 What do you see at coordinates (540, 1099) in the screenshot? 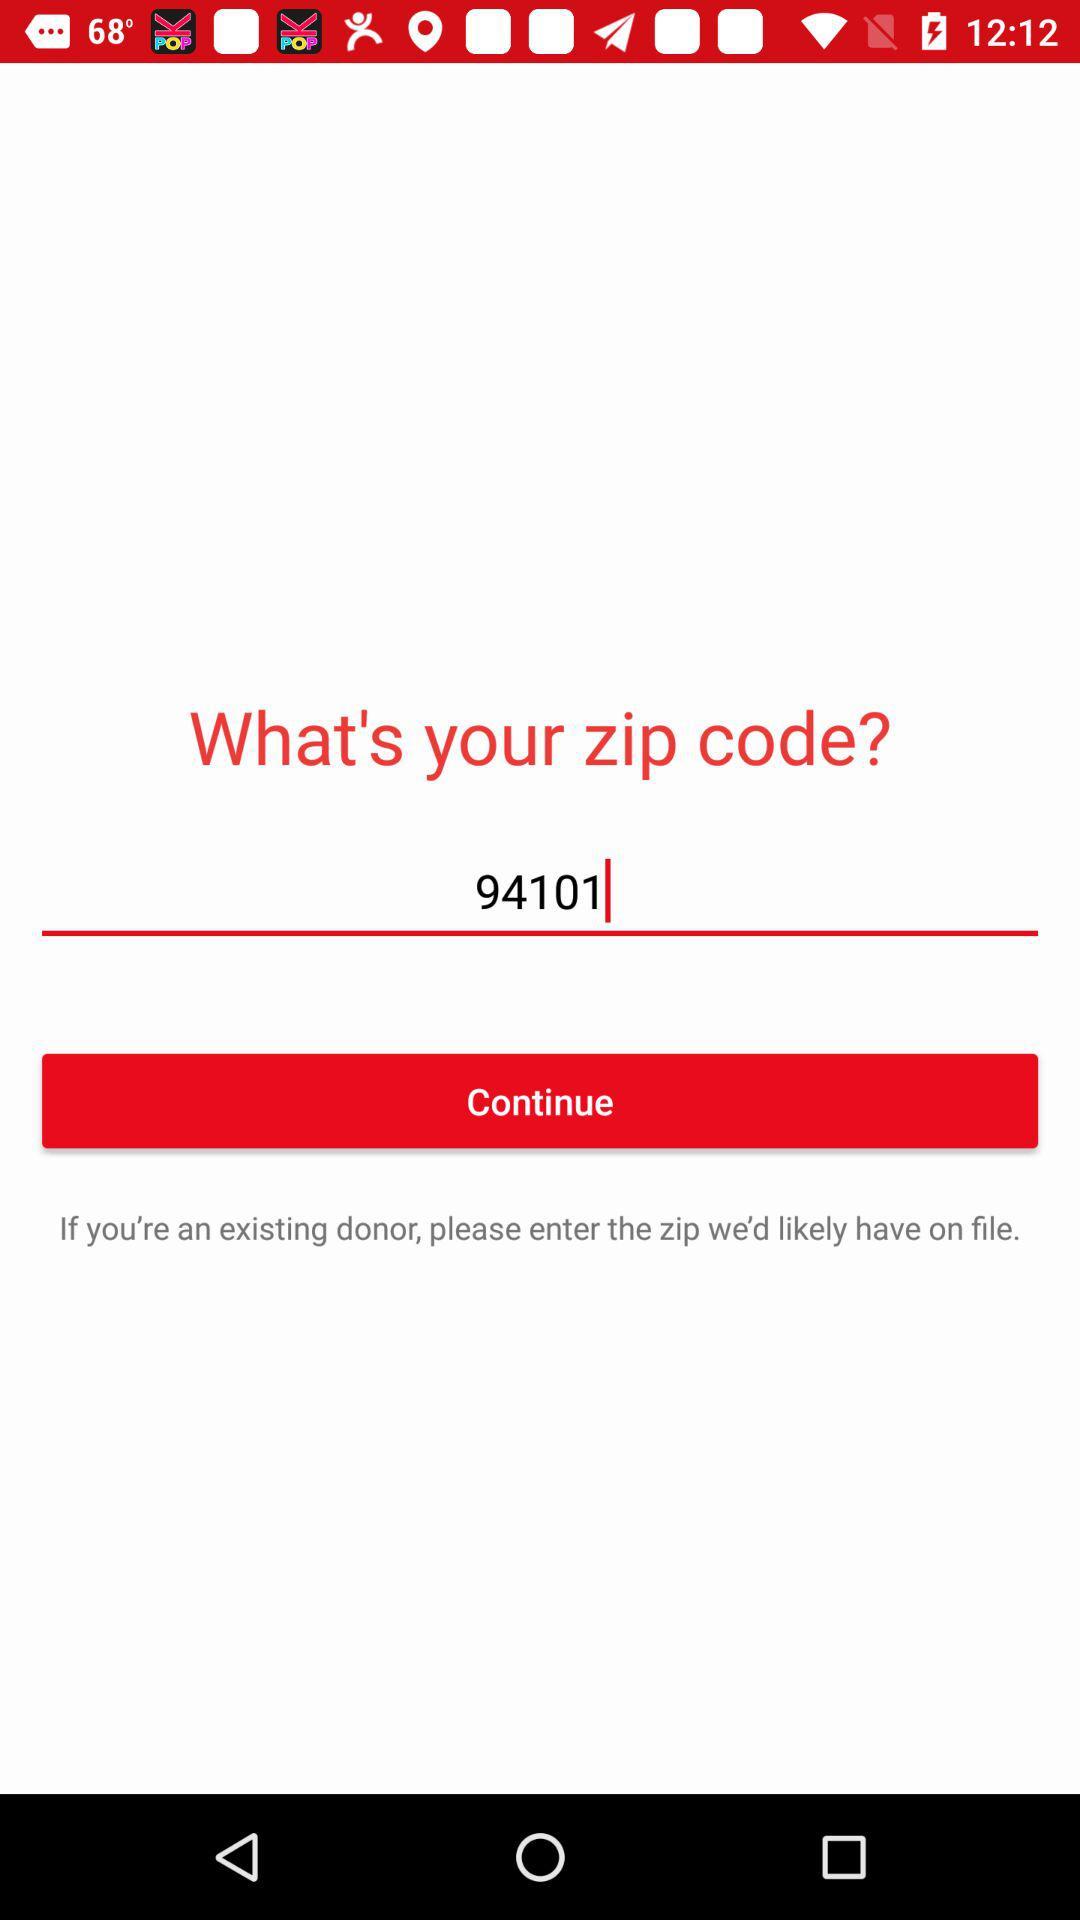
I see `the continue item` at bounding box center [540, 1099].